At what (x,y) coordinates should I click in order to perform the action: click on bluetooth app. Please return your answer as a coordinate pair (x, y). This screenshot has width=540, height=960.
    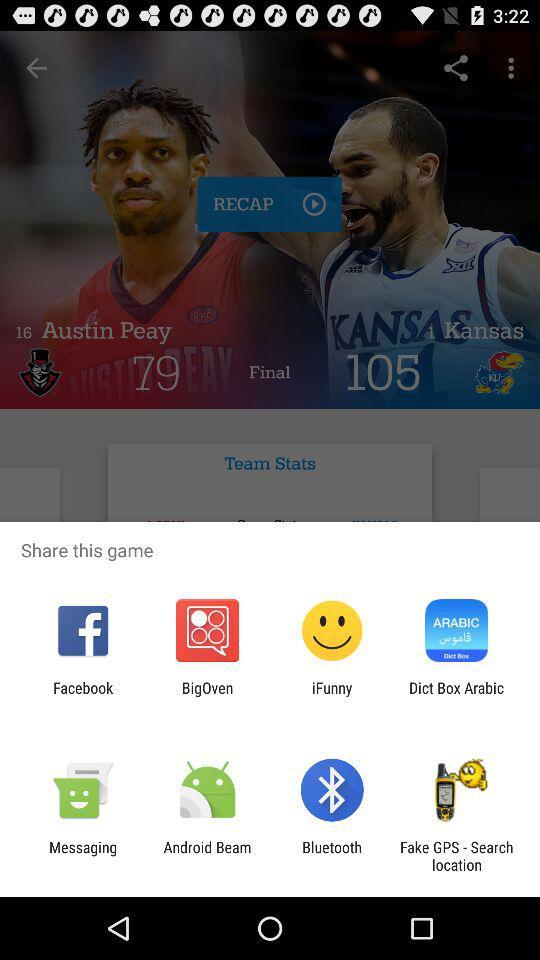
    Looking at the image, I should click on (332, 855).